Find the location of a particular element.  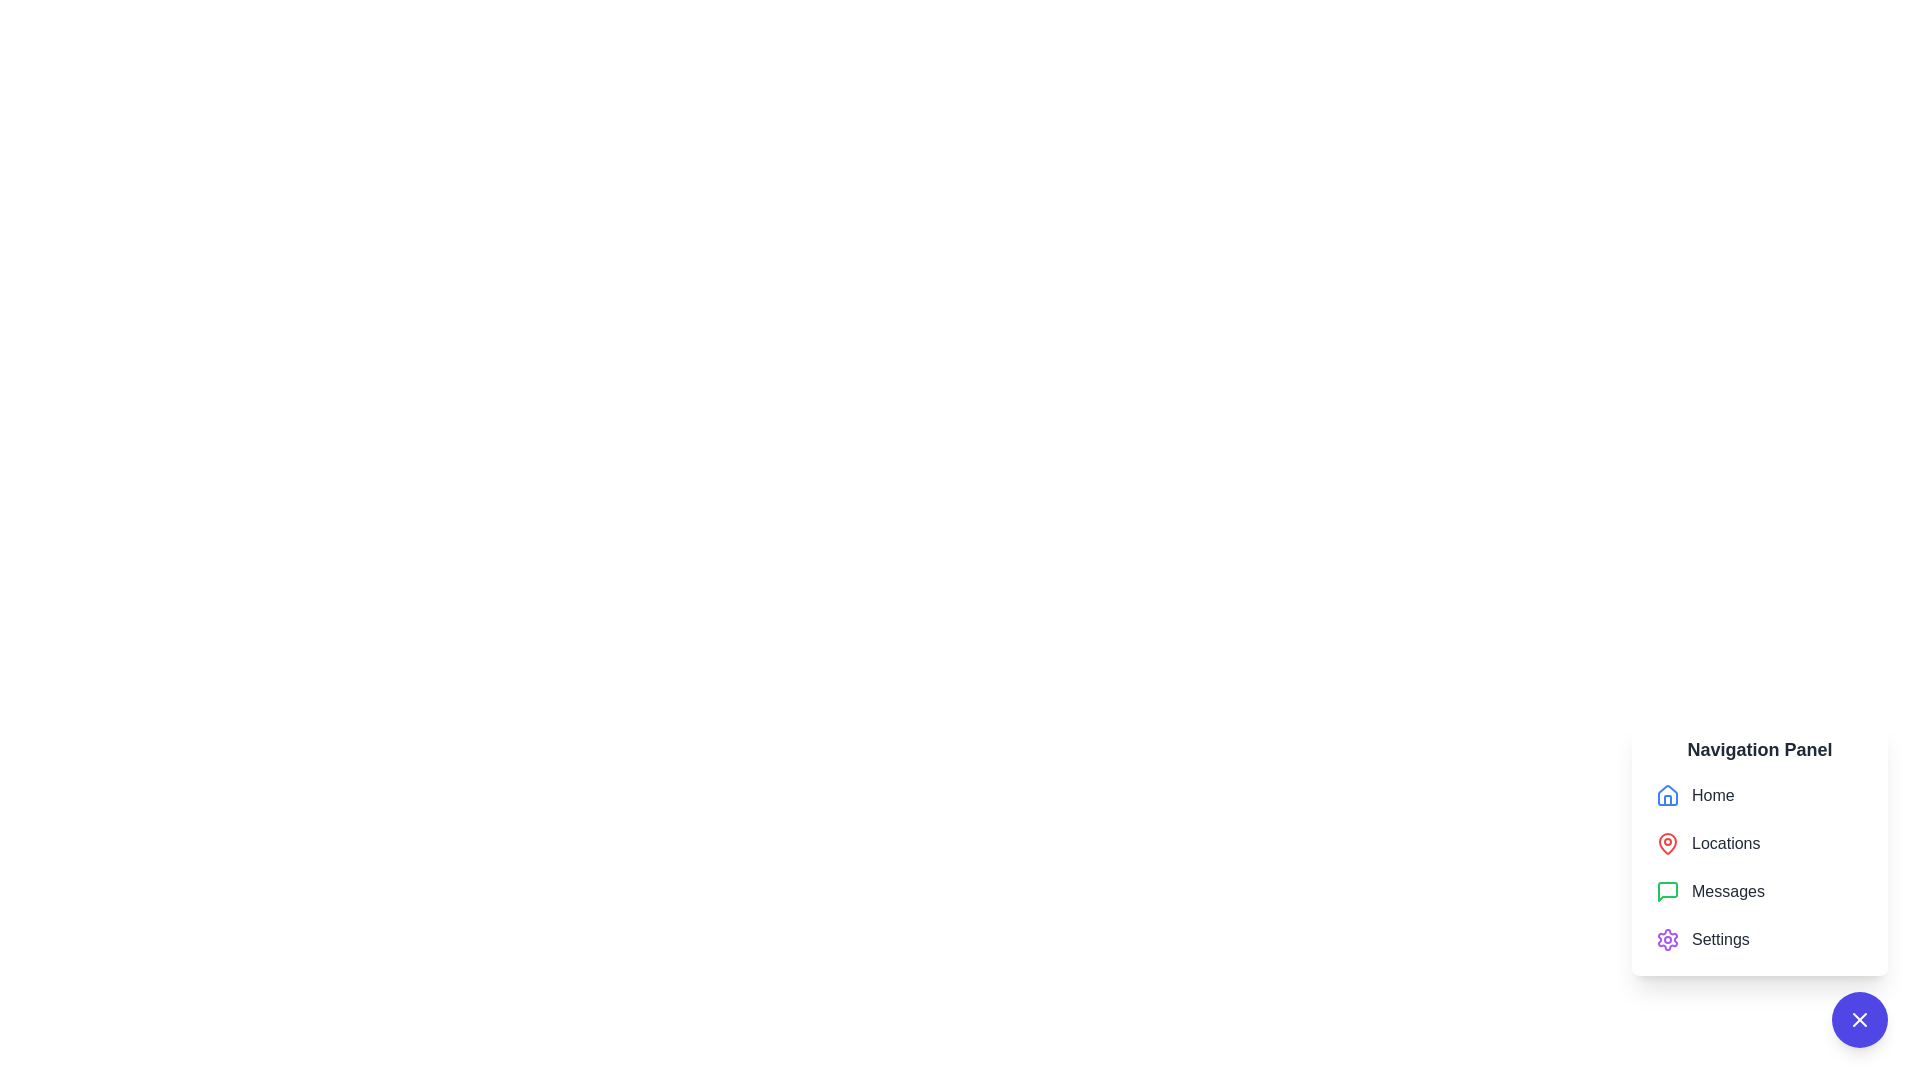

the cogwheel-shaped icon in the bottom-right section of the navigation panel to interpret its graphical meaning is located at coordinates (1668, 940).